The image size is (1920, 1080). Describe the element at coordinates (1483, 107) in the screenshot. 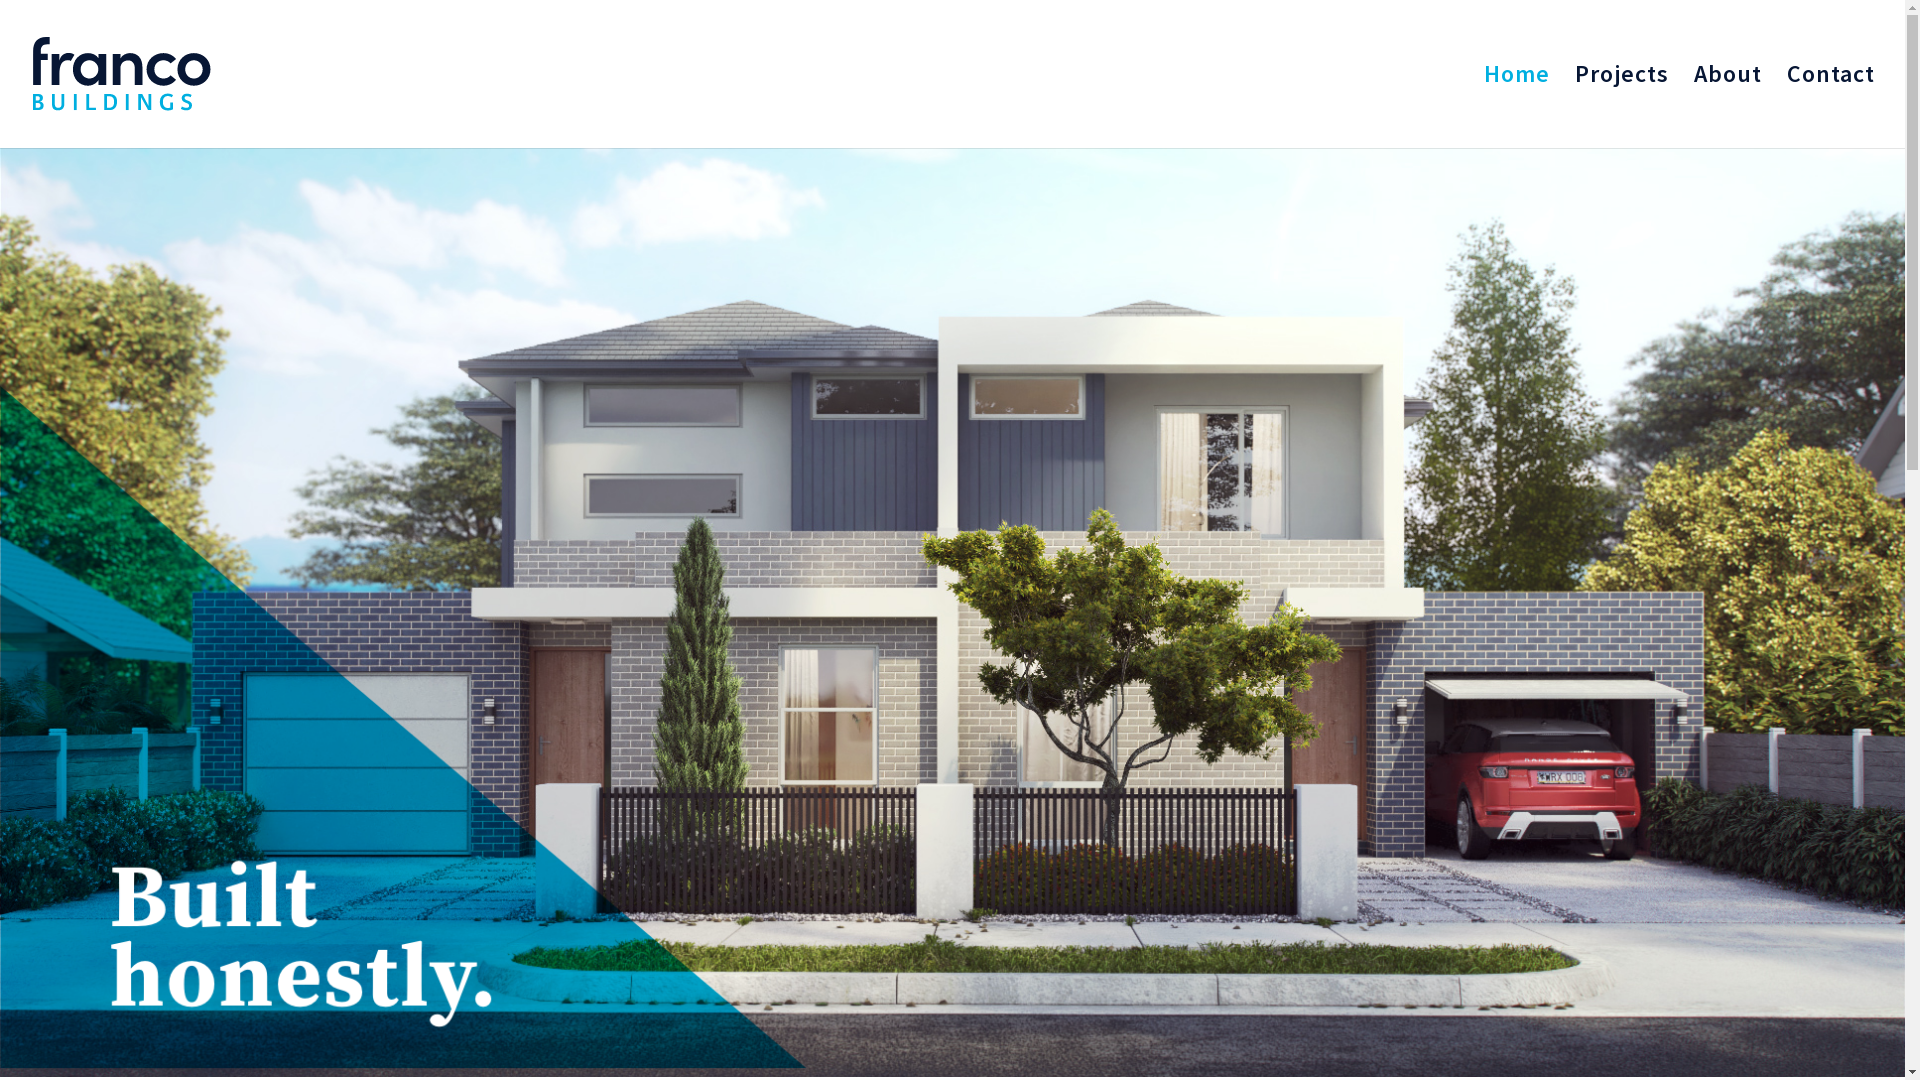

I see `'Home'` at that location.